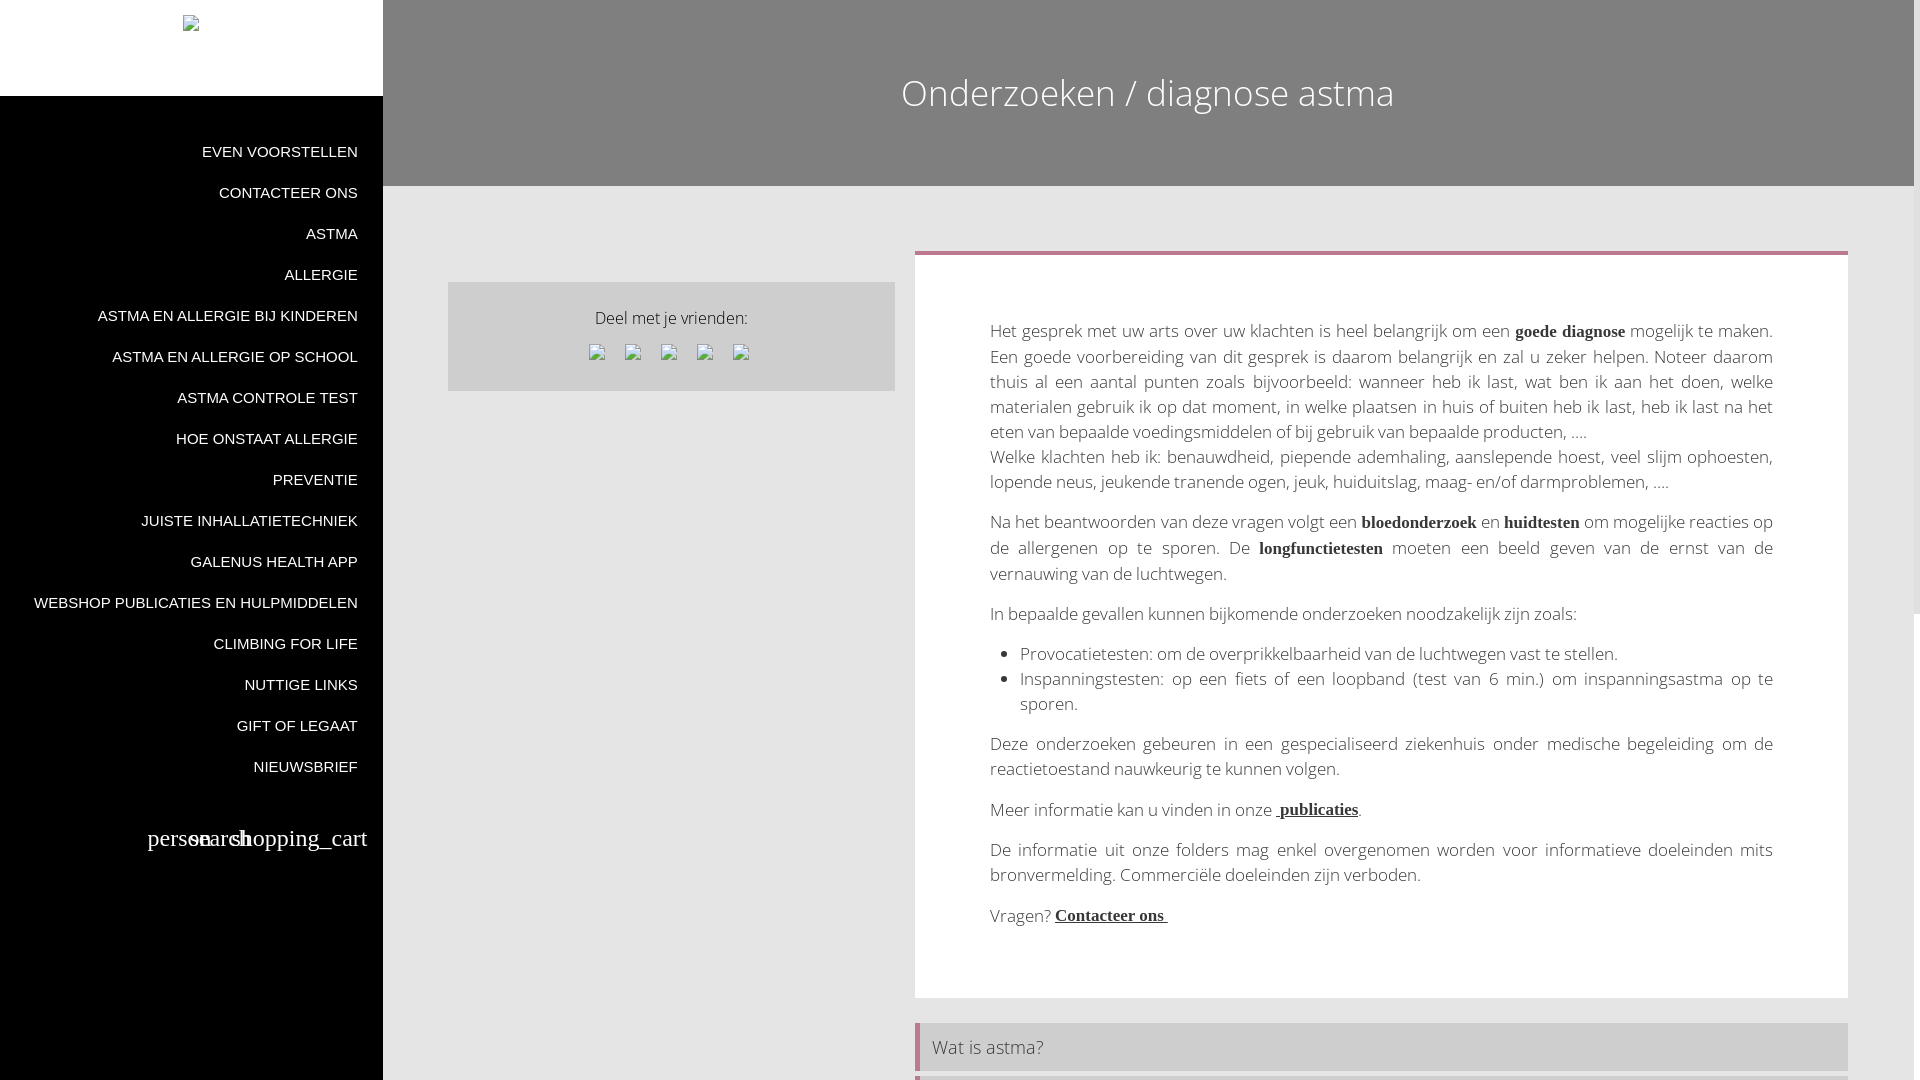 This screenshot has width=1920, height=1080. I want to click on 'ASTMA EN ALLERGIE BIJ KINDEREN', so click(0, 315).